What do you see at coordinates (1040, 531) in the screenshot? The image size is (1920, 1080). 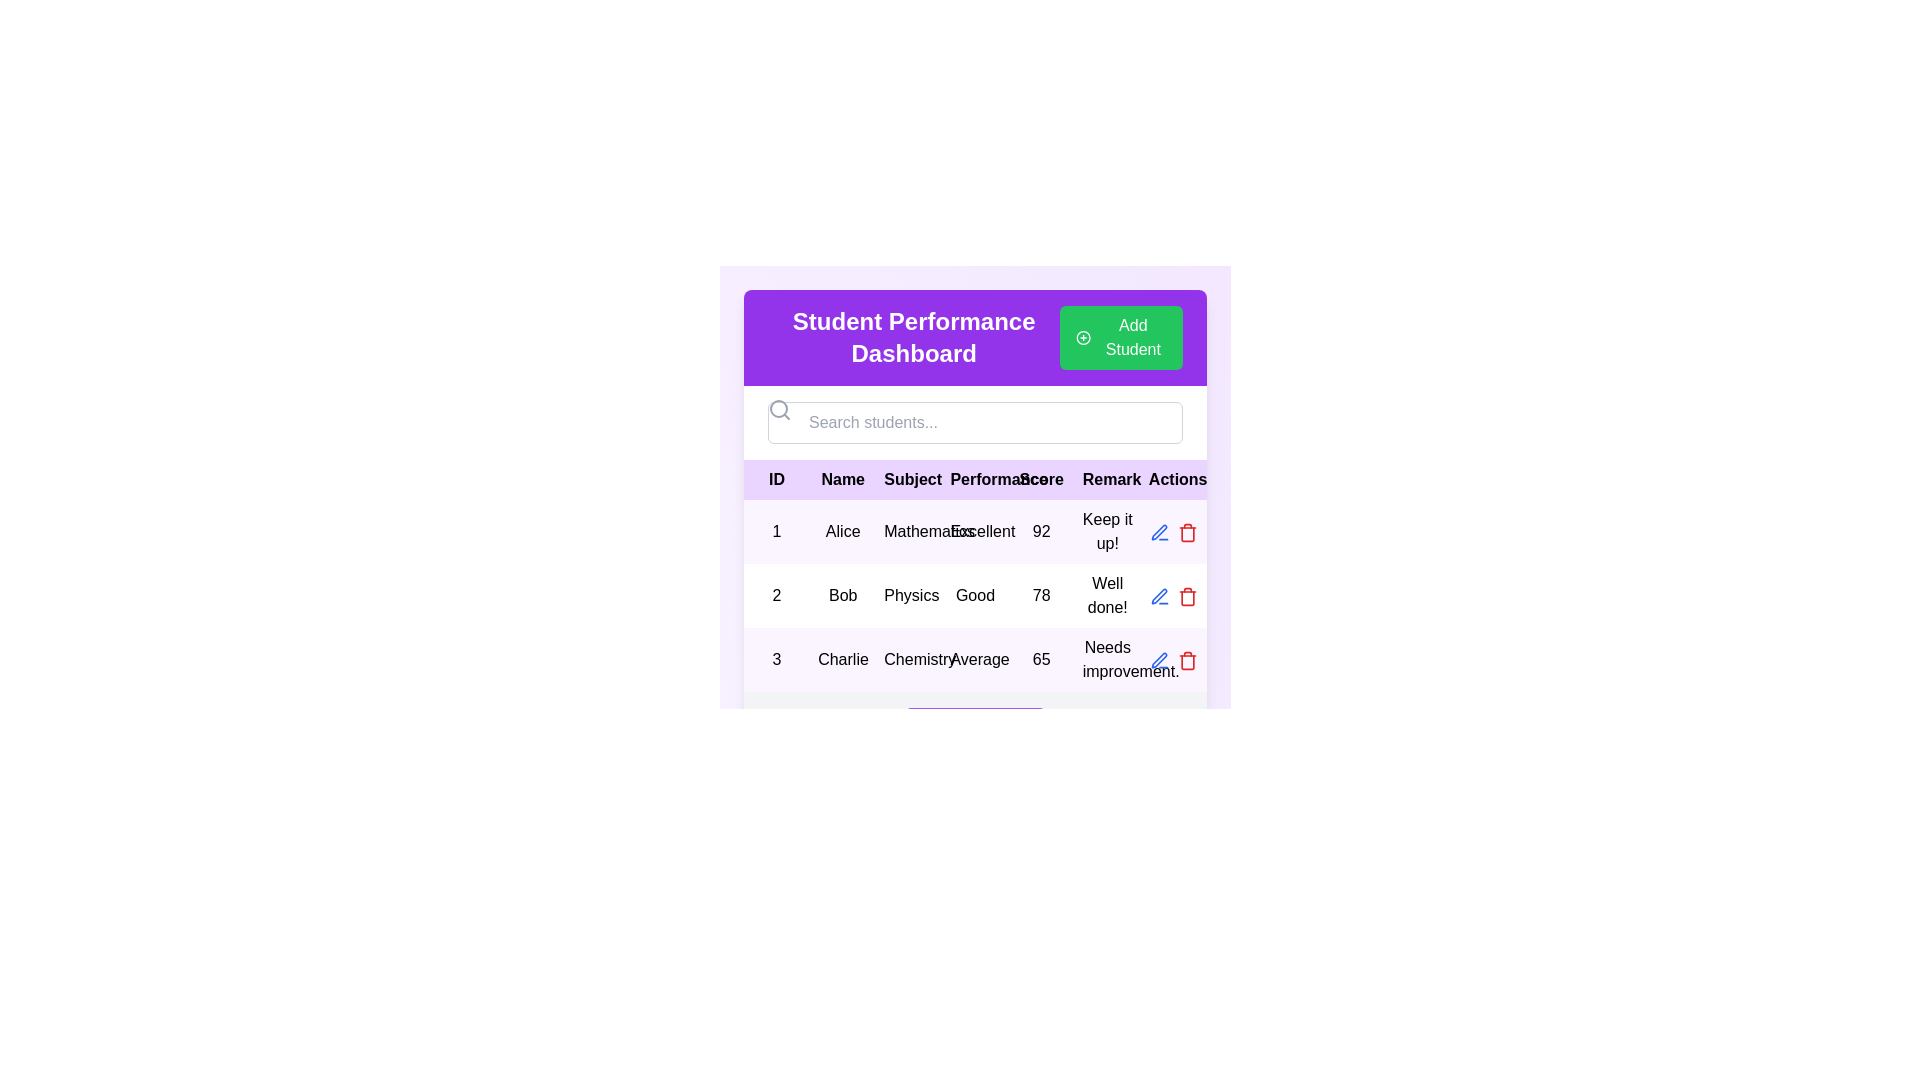 I see `the text display that shows Alice's score of '92' in the 'Score' column, located in the first row of the table` at bounding box center [1040, 531].